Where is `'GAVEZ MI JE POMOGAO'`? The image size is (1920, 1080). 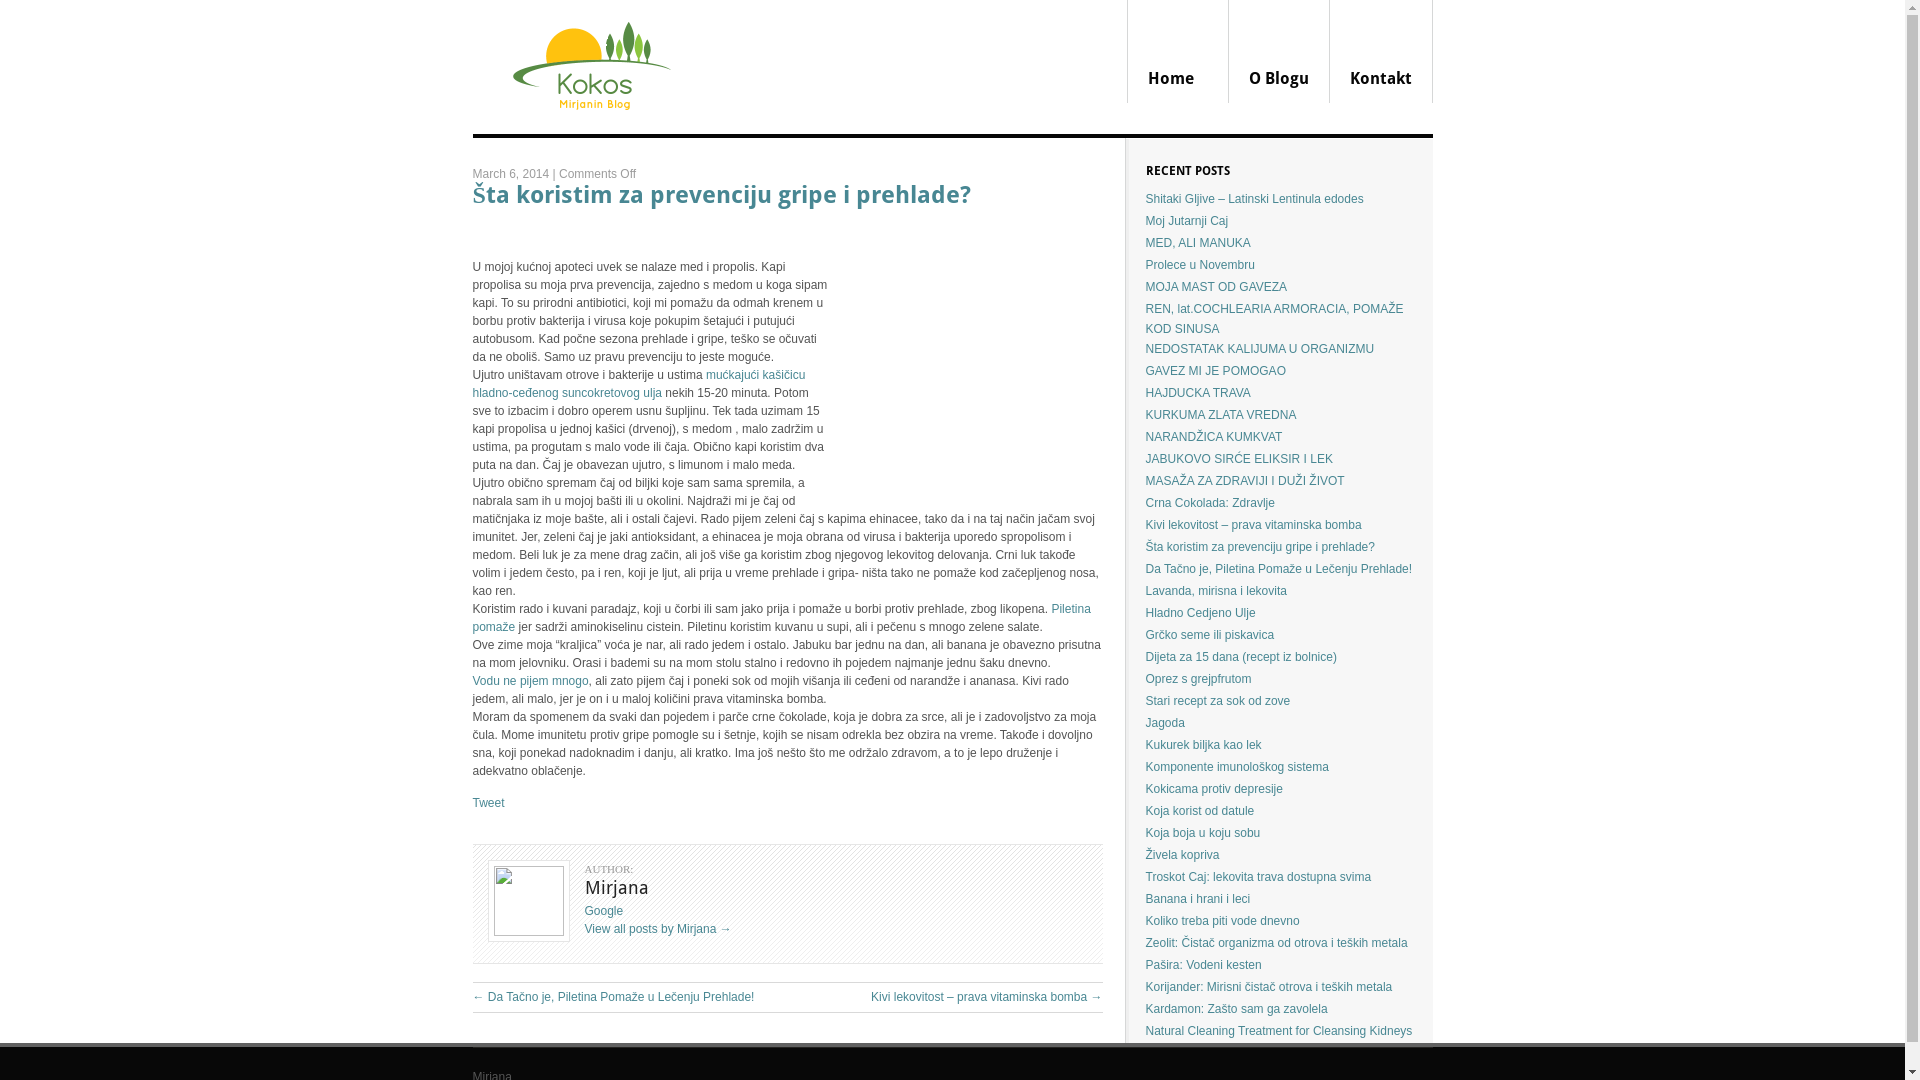
'GAVEZ MI JE POMOGAO' is located at coordinates (1146, 370).